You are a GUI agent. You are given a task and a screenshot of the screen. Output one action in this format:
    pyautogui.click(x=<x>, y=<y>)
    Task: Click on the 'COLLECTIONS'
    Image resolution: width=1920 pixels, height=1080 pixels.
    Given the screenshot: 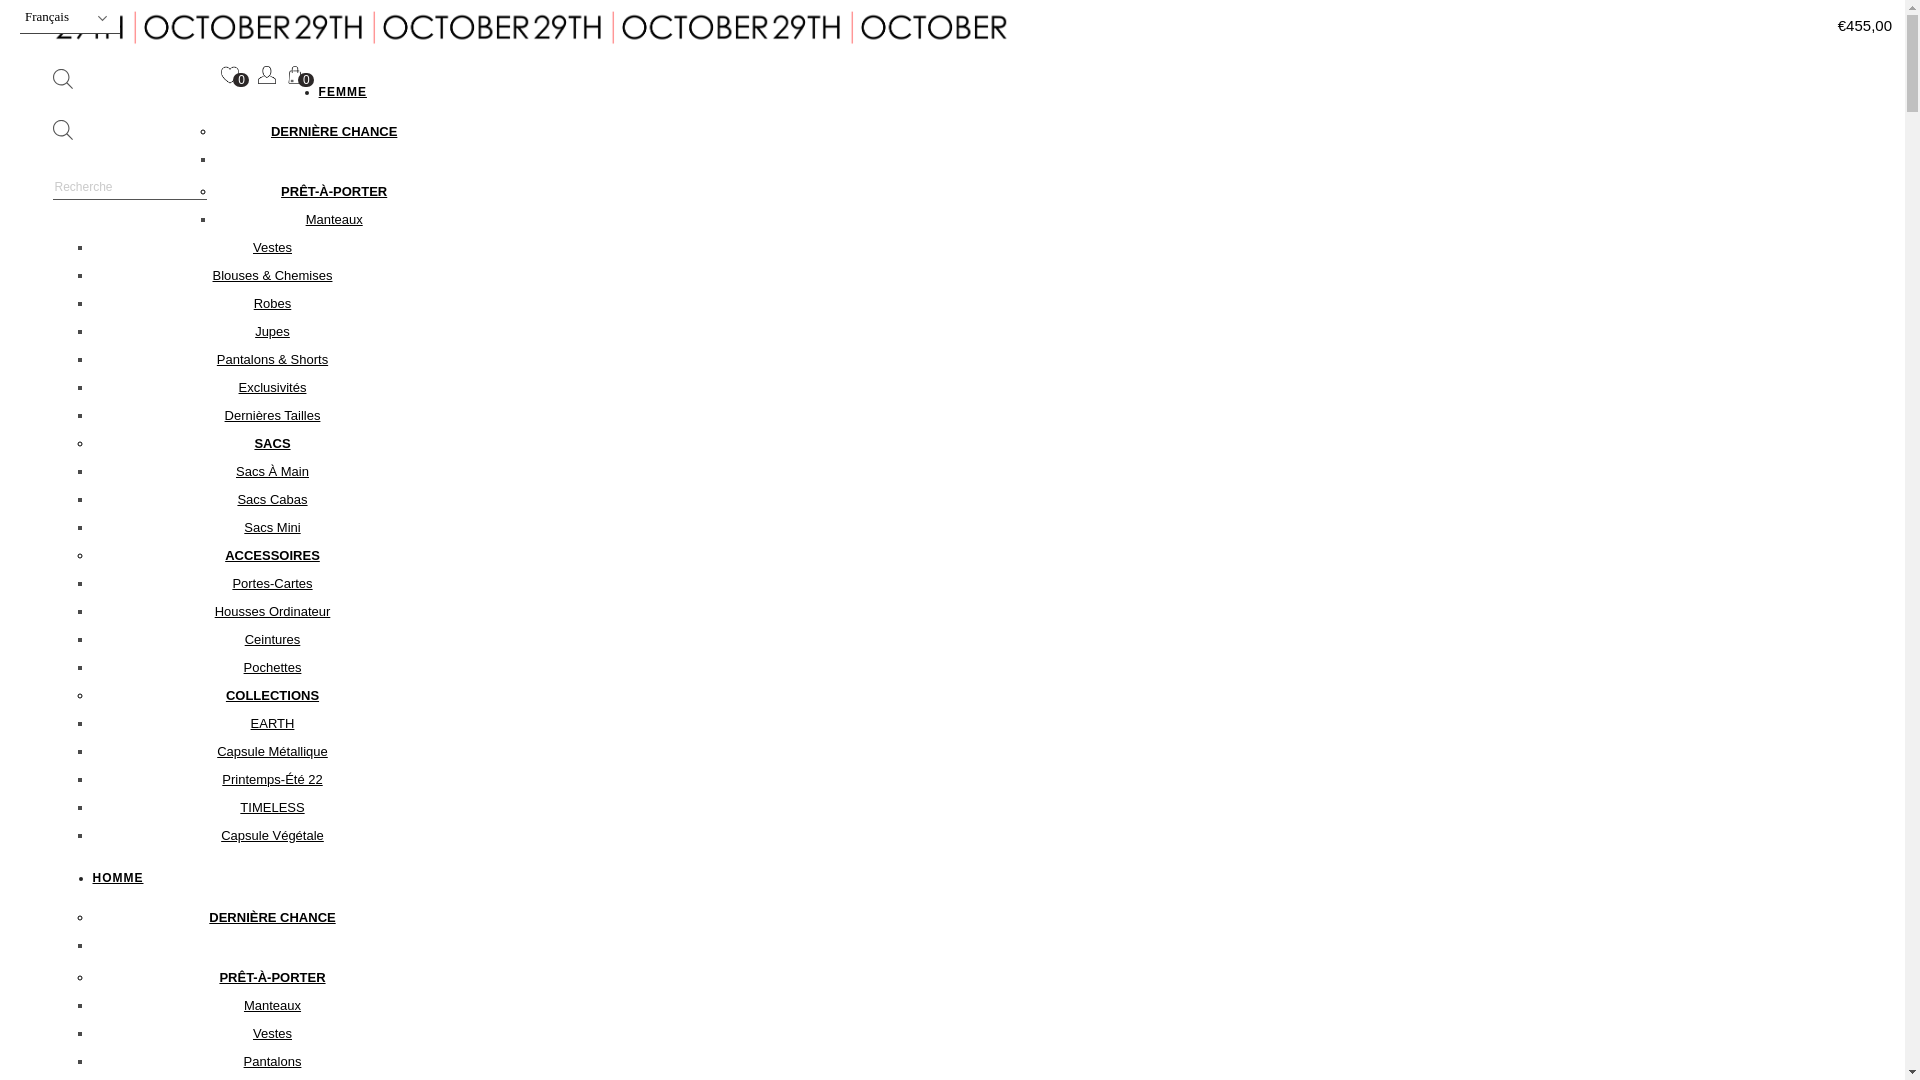 What is the action you would take?
    pyautogui.click(x=271, y=694)
    